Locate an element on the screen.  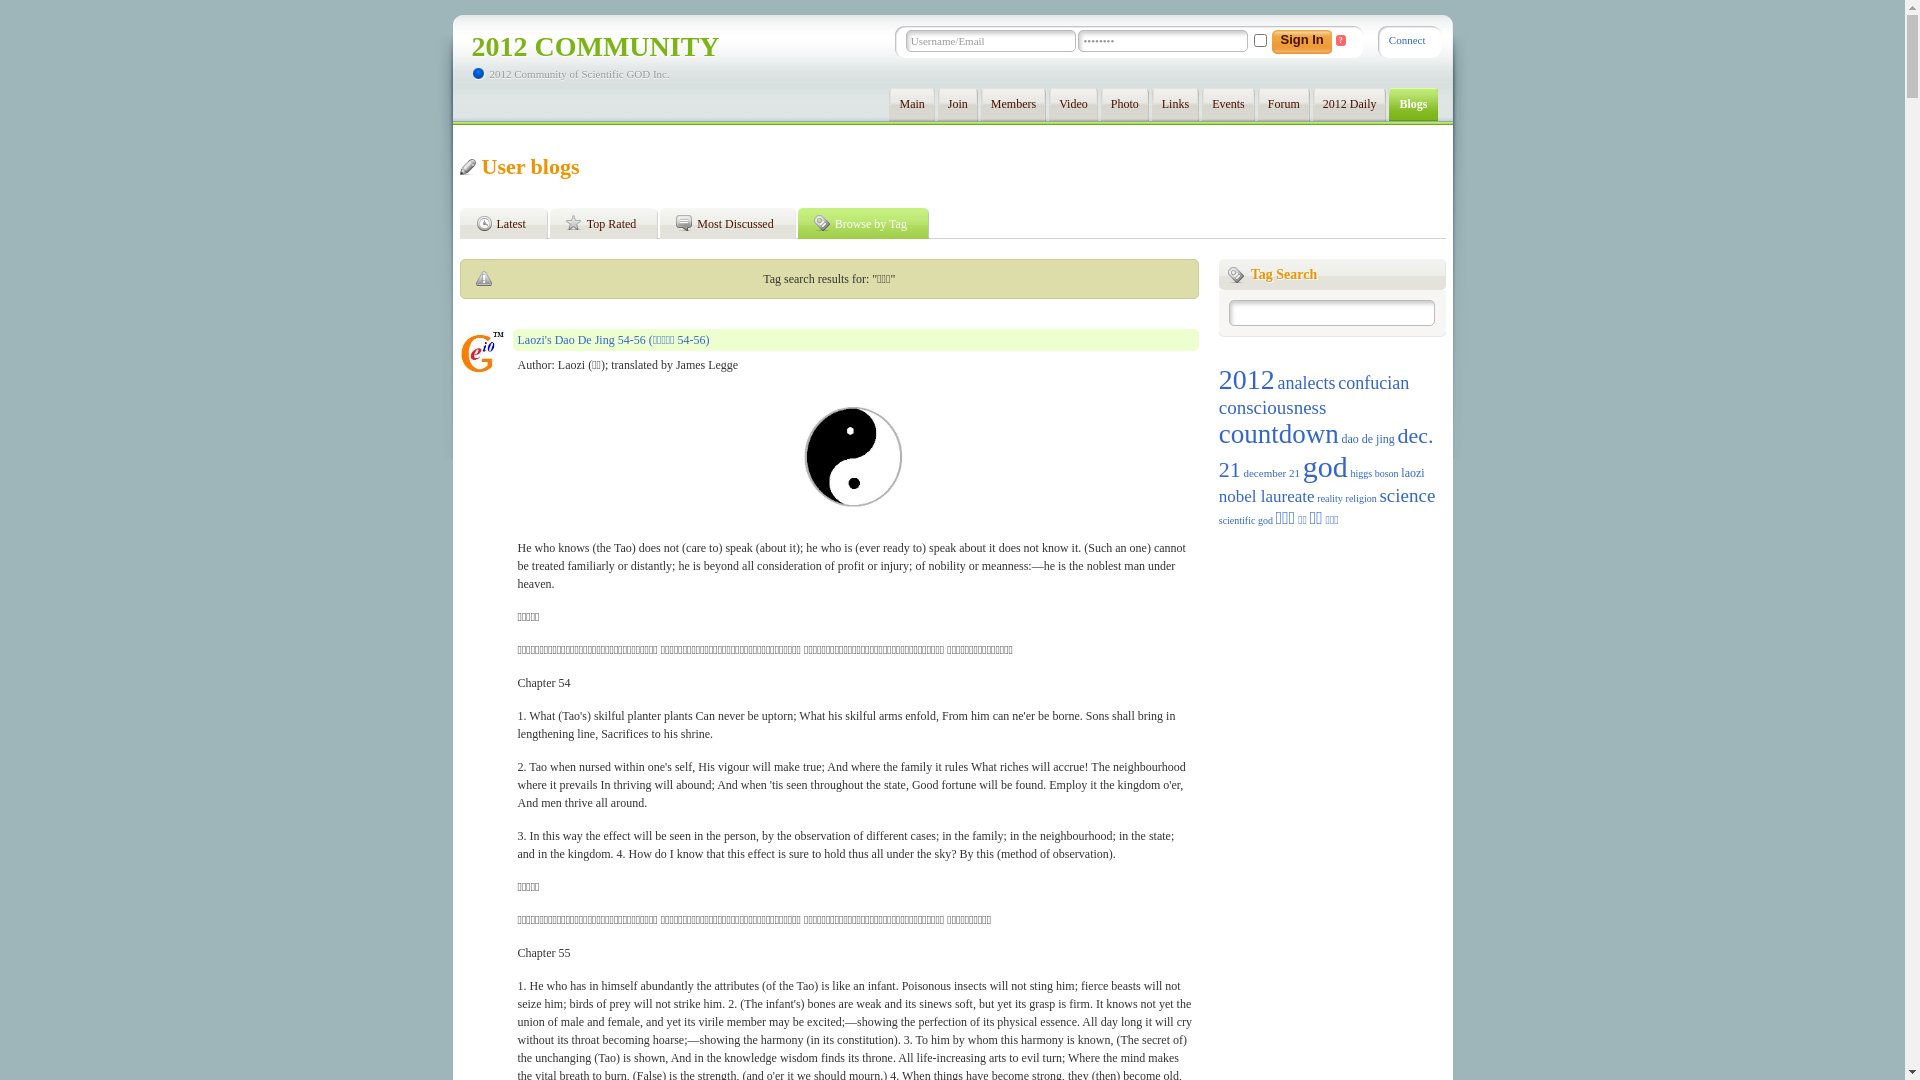
'2012 Daily' is located at coordinates (1349, 104).